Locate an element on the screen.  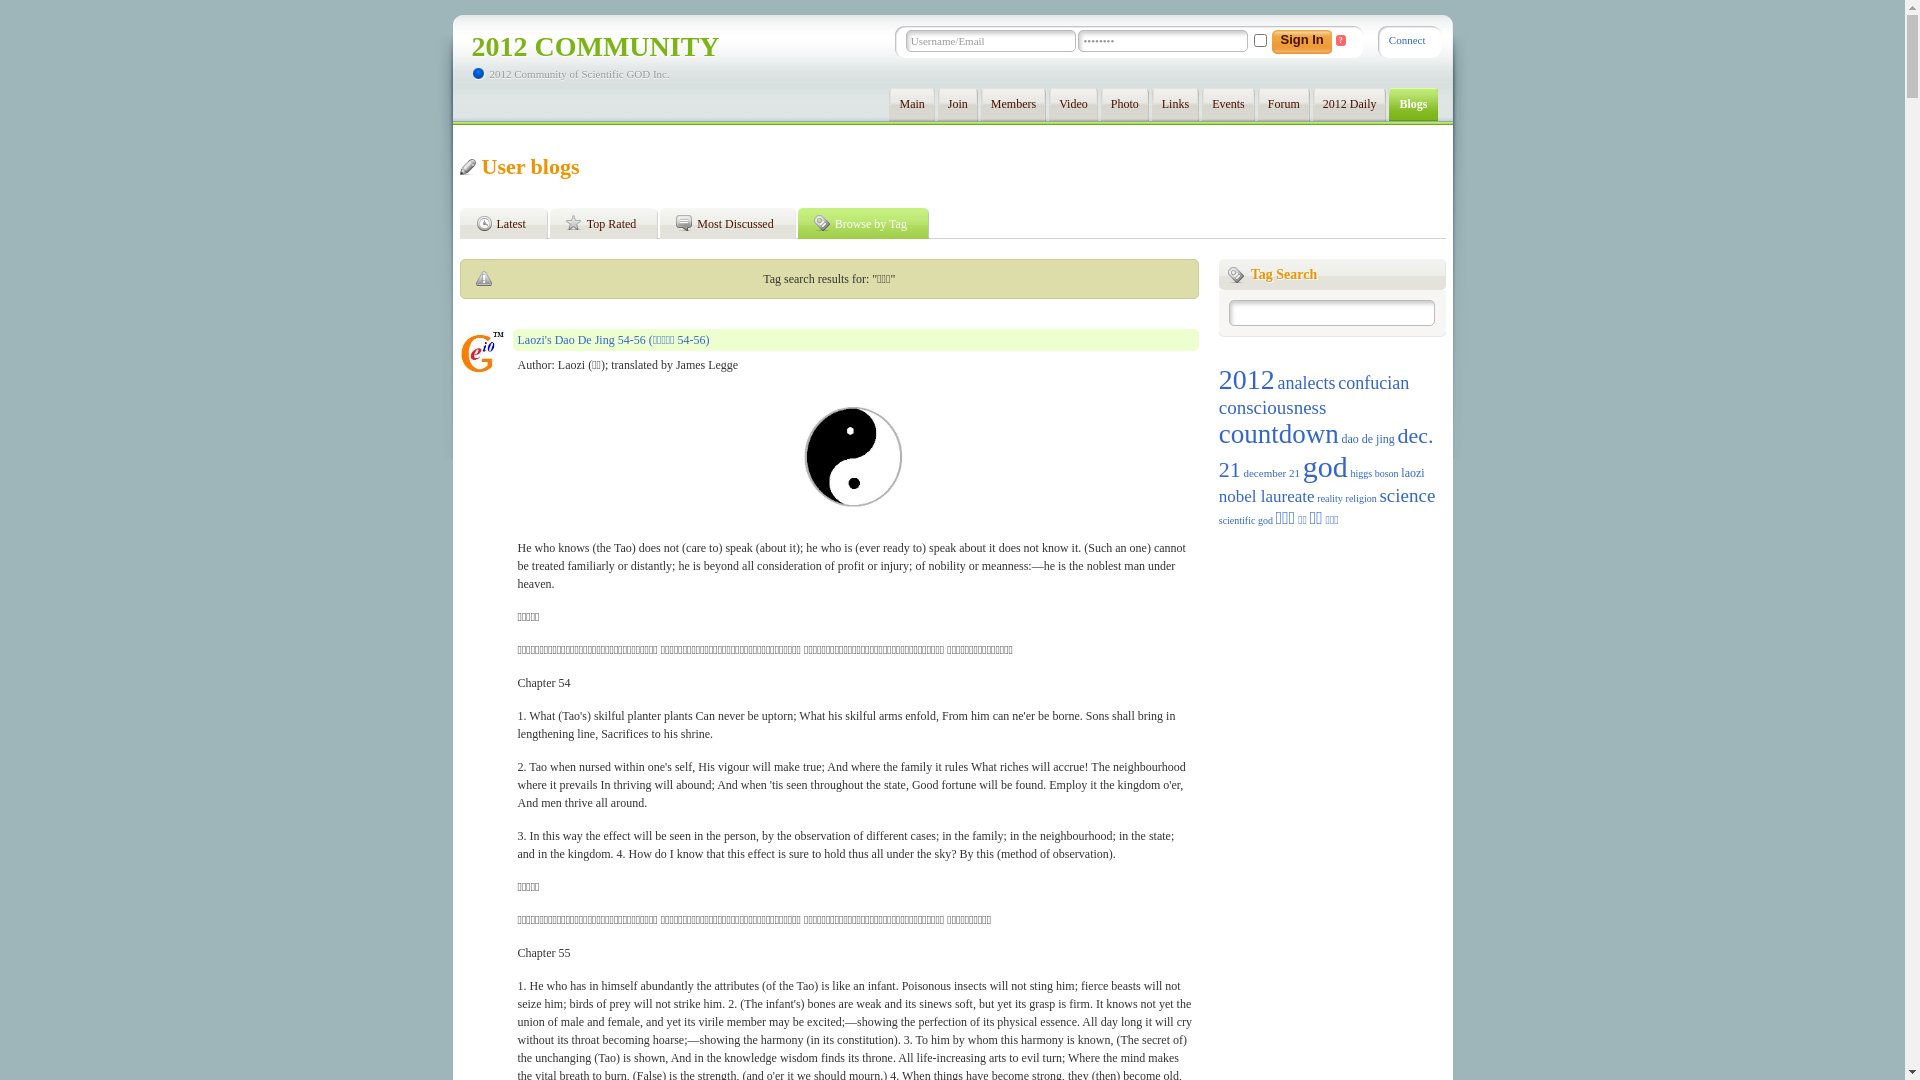
'2012 Daily' is located at coordinates (1349, 104).